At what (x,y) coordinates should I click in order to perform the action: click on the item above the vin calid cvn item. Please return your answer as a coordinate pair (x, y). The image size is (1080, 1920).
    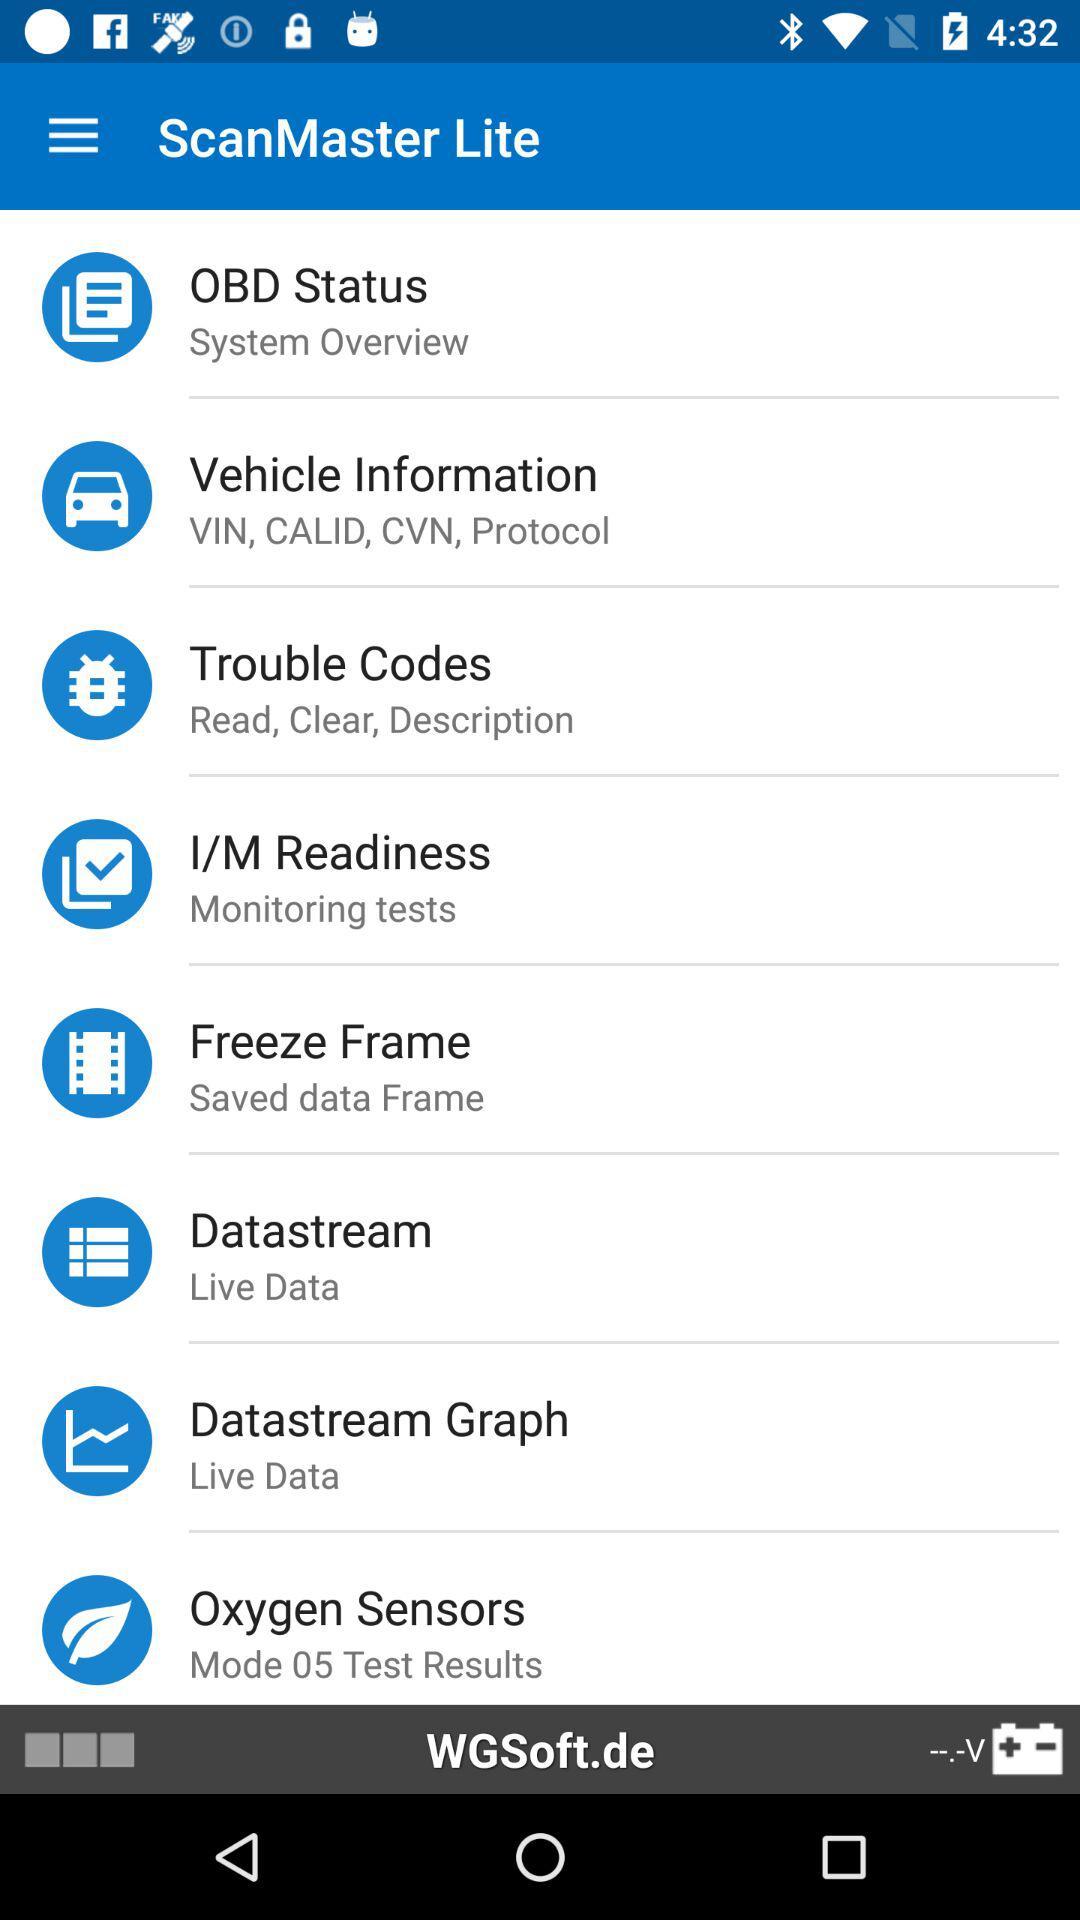
    Looking at the image, I should click on (634, 471).